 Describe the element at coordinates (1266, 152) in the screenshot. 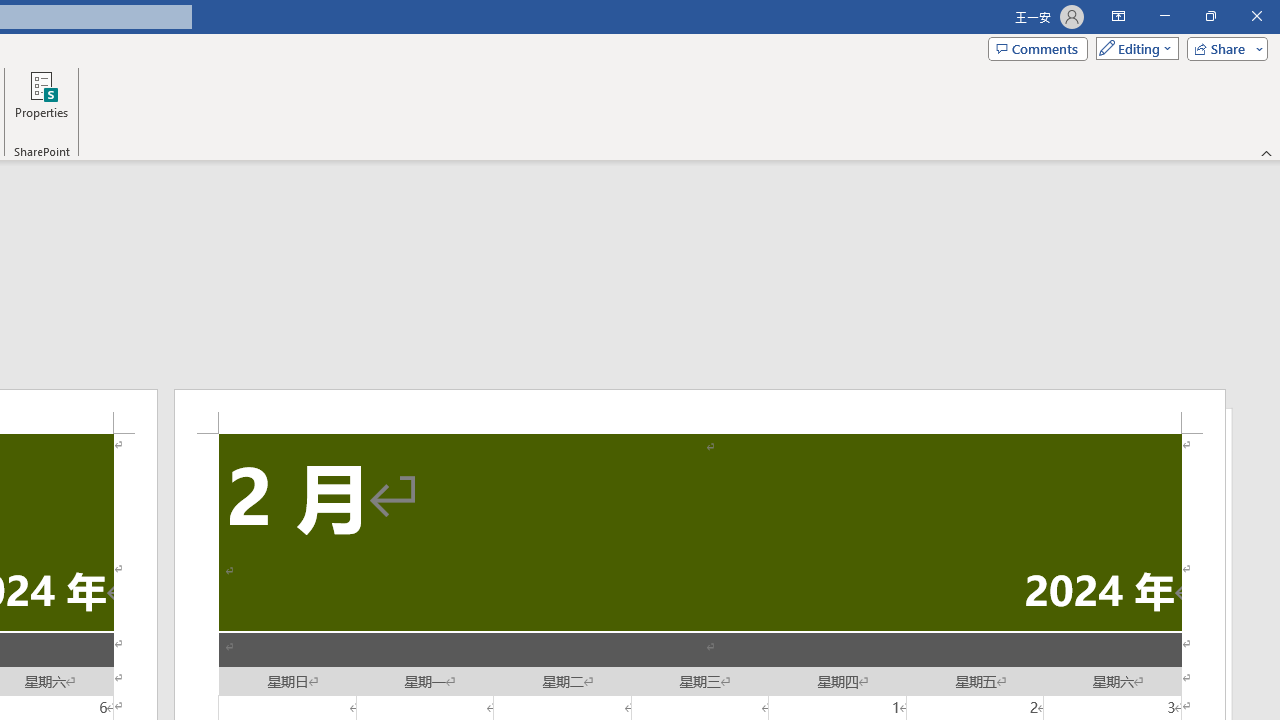

I see `'Collapse the Ribbon'` at that location.